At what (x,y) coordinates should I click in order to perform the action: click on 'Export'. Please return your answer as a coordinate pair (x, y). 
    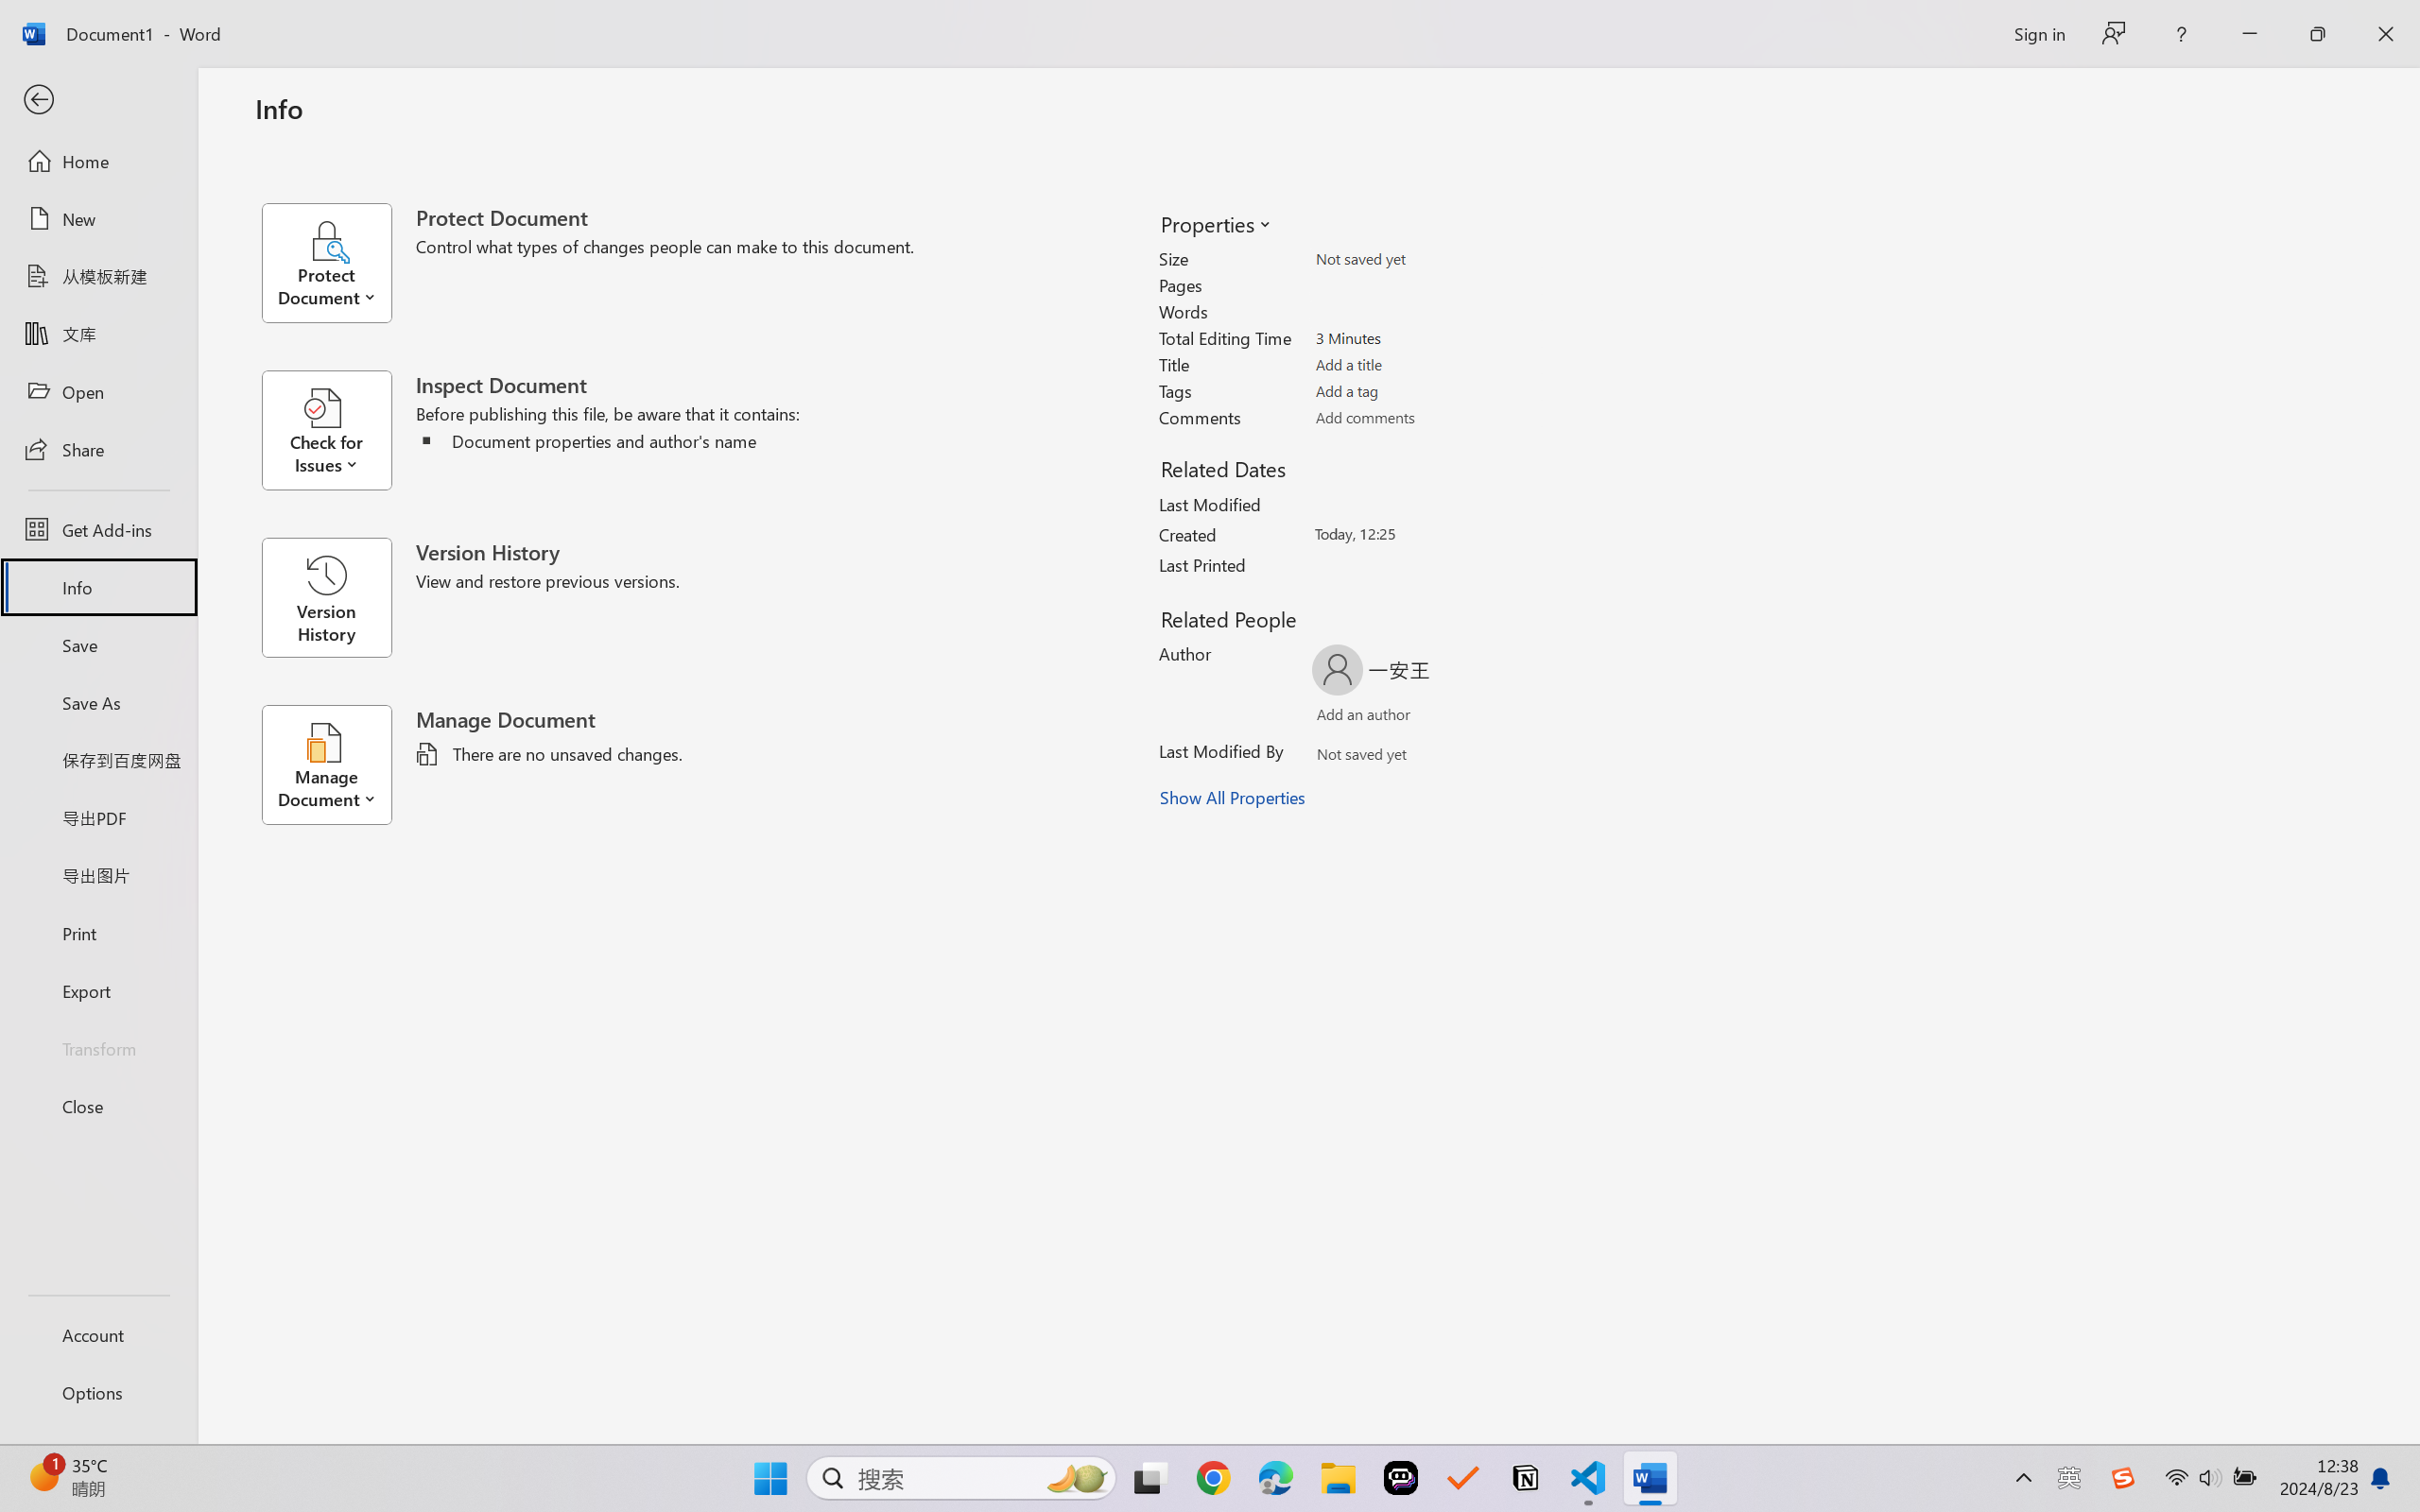
    Looking at the image, I should click on (97, 989).